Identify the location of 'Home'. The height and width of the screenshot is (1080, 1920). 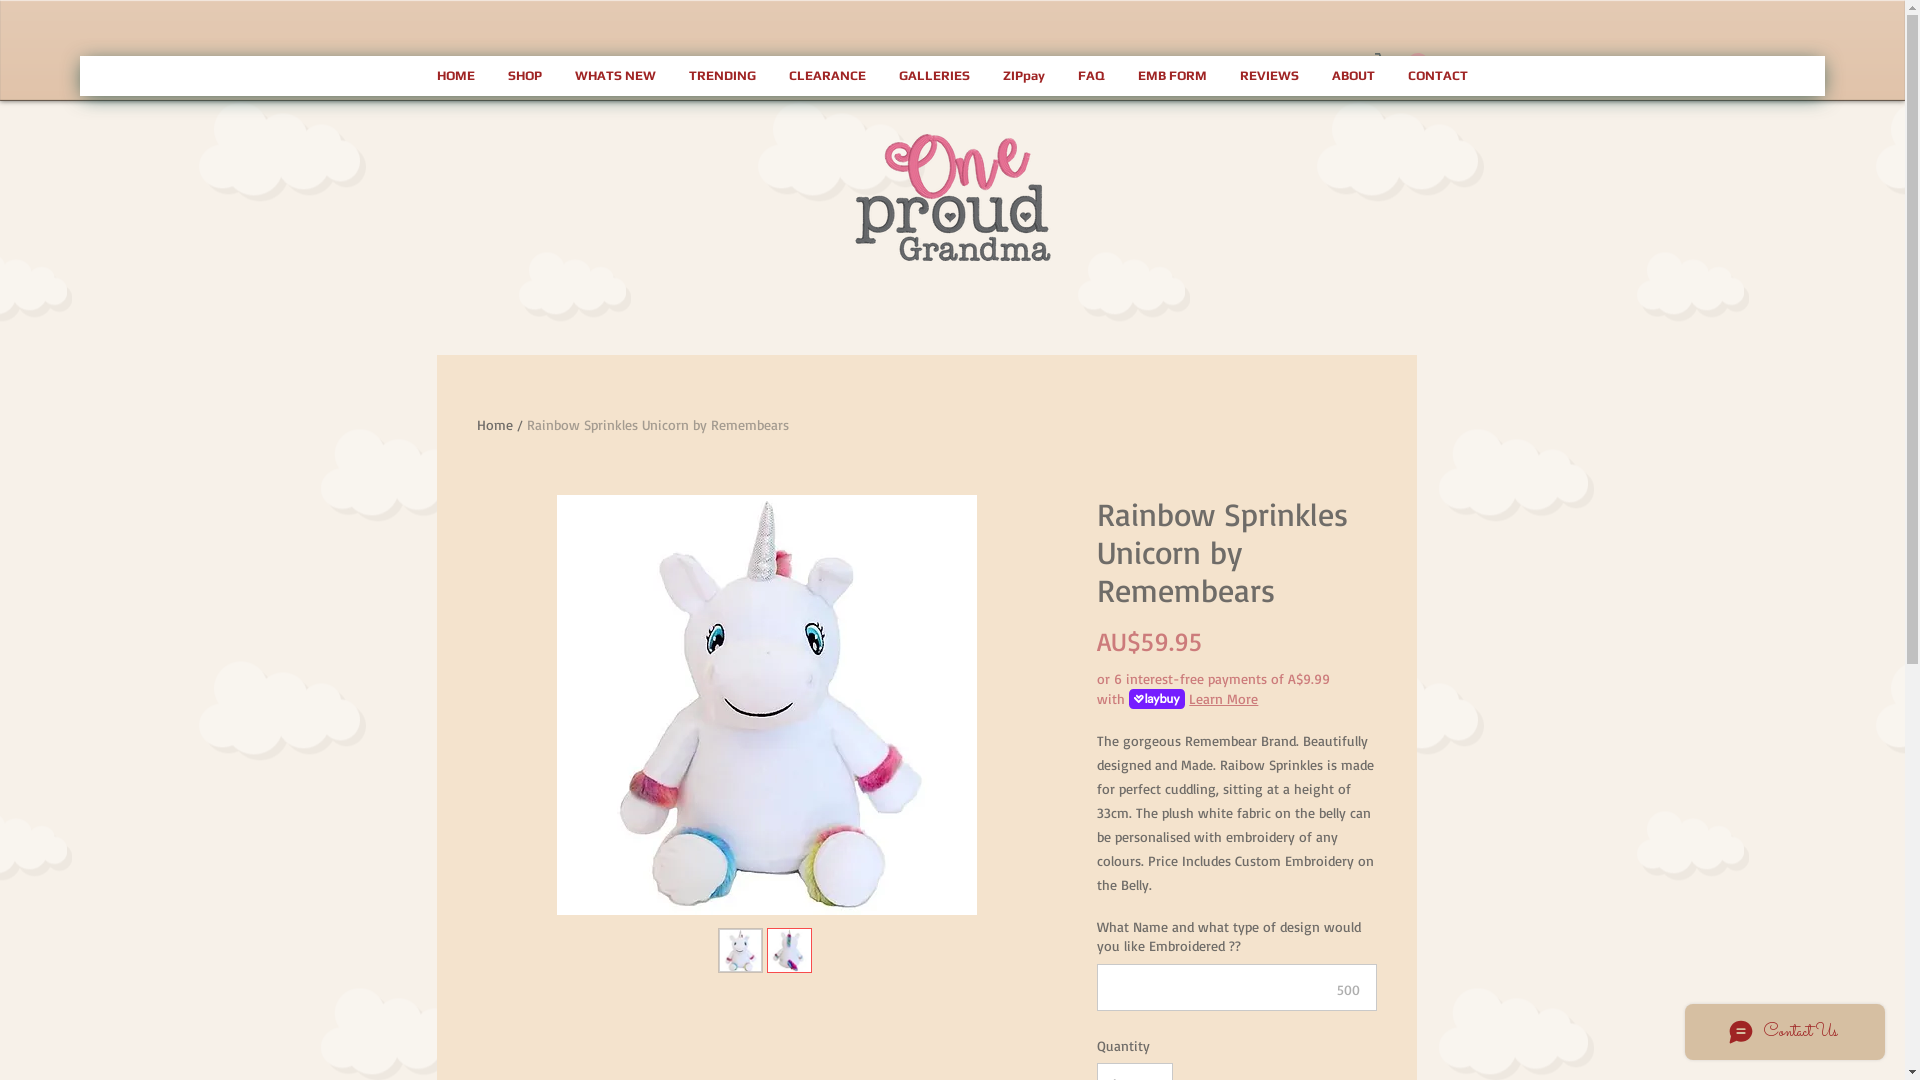
(494, 423).